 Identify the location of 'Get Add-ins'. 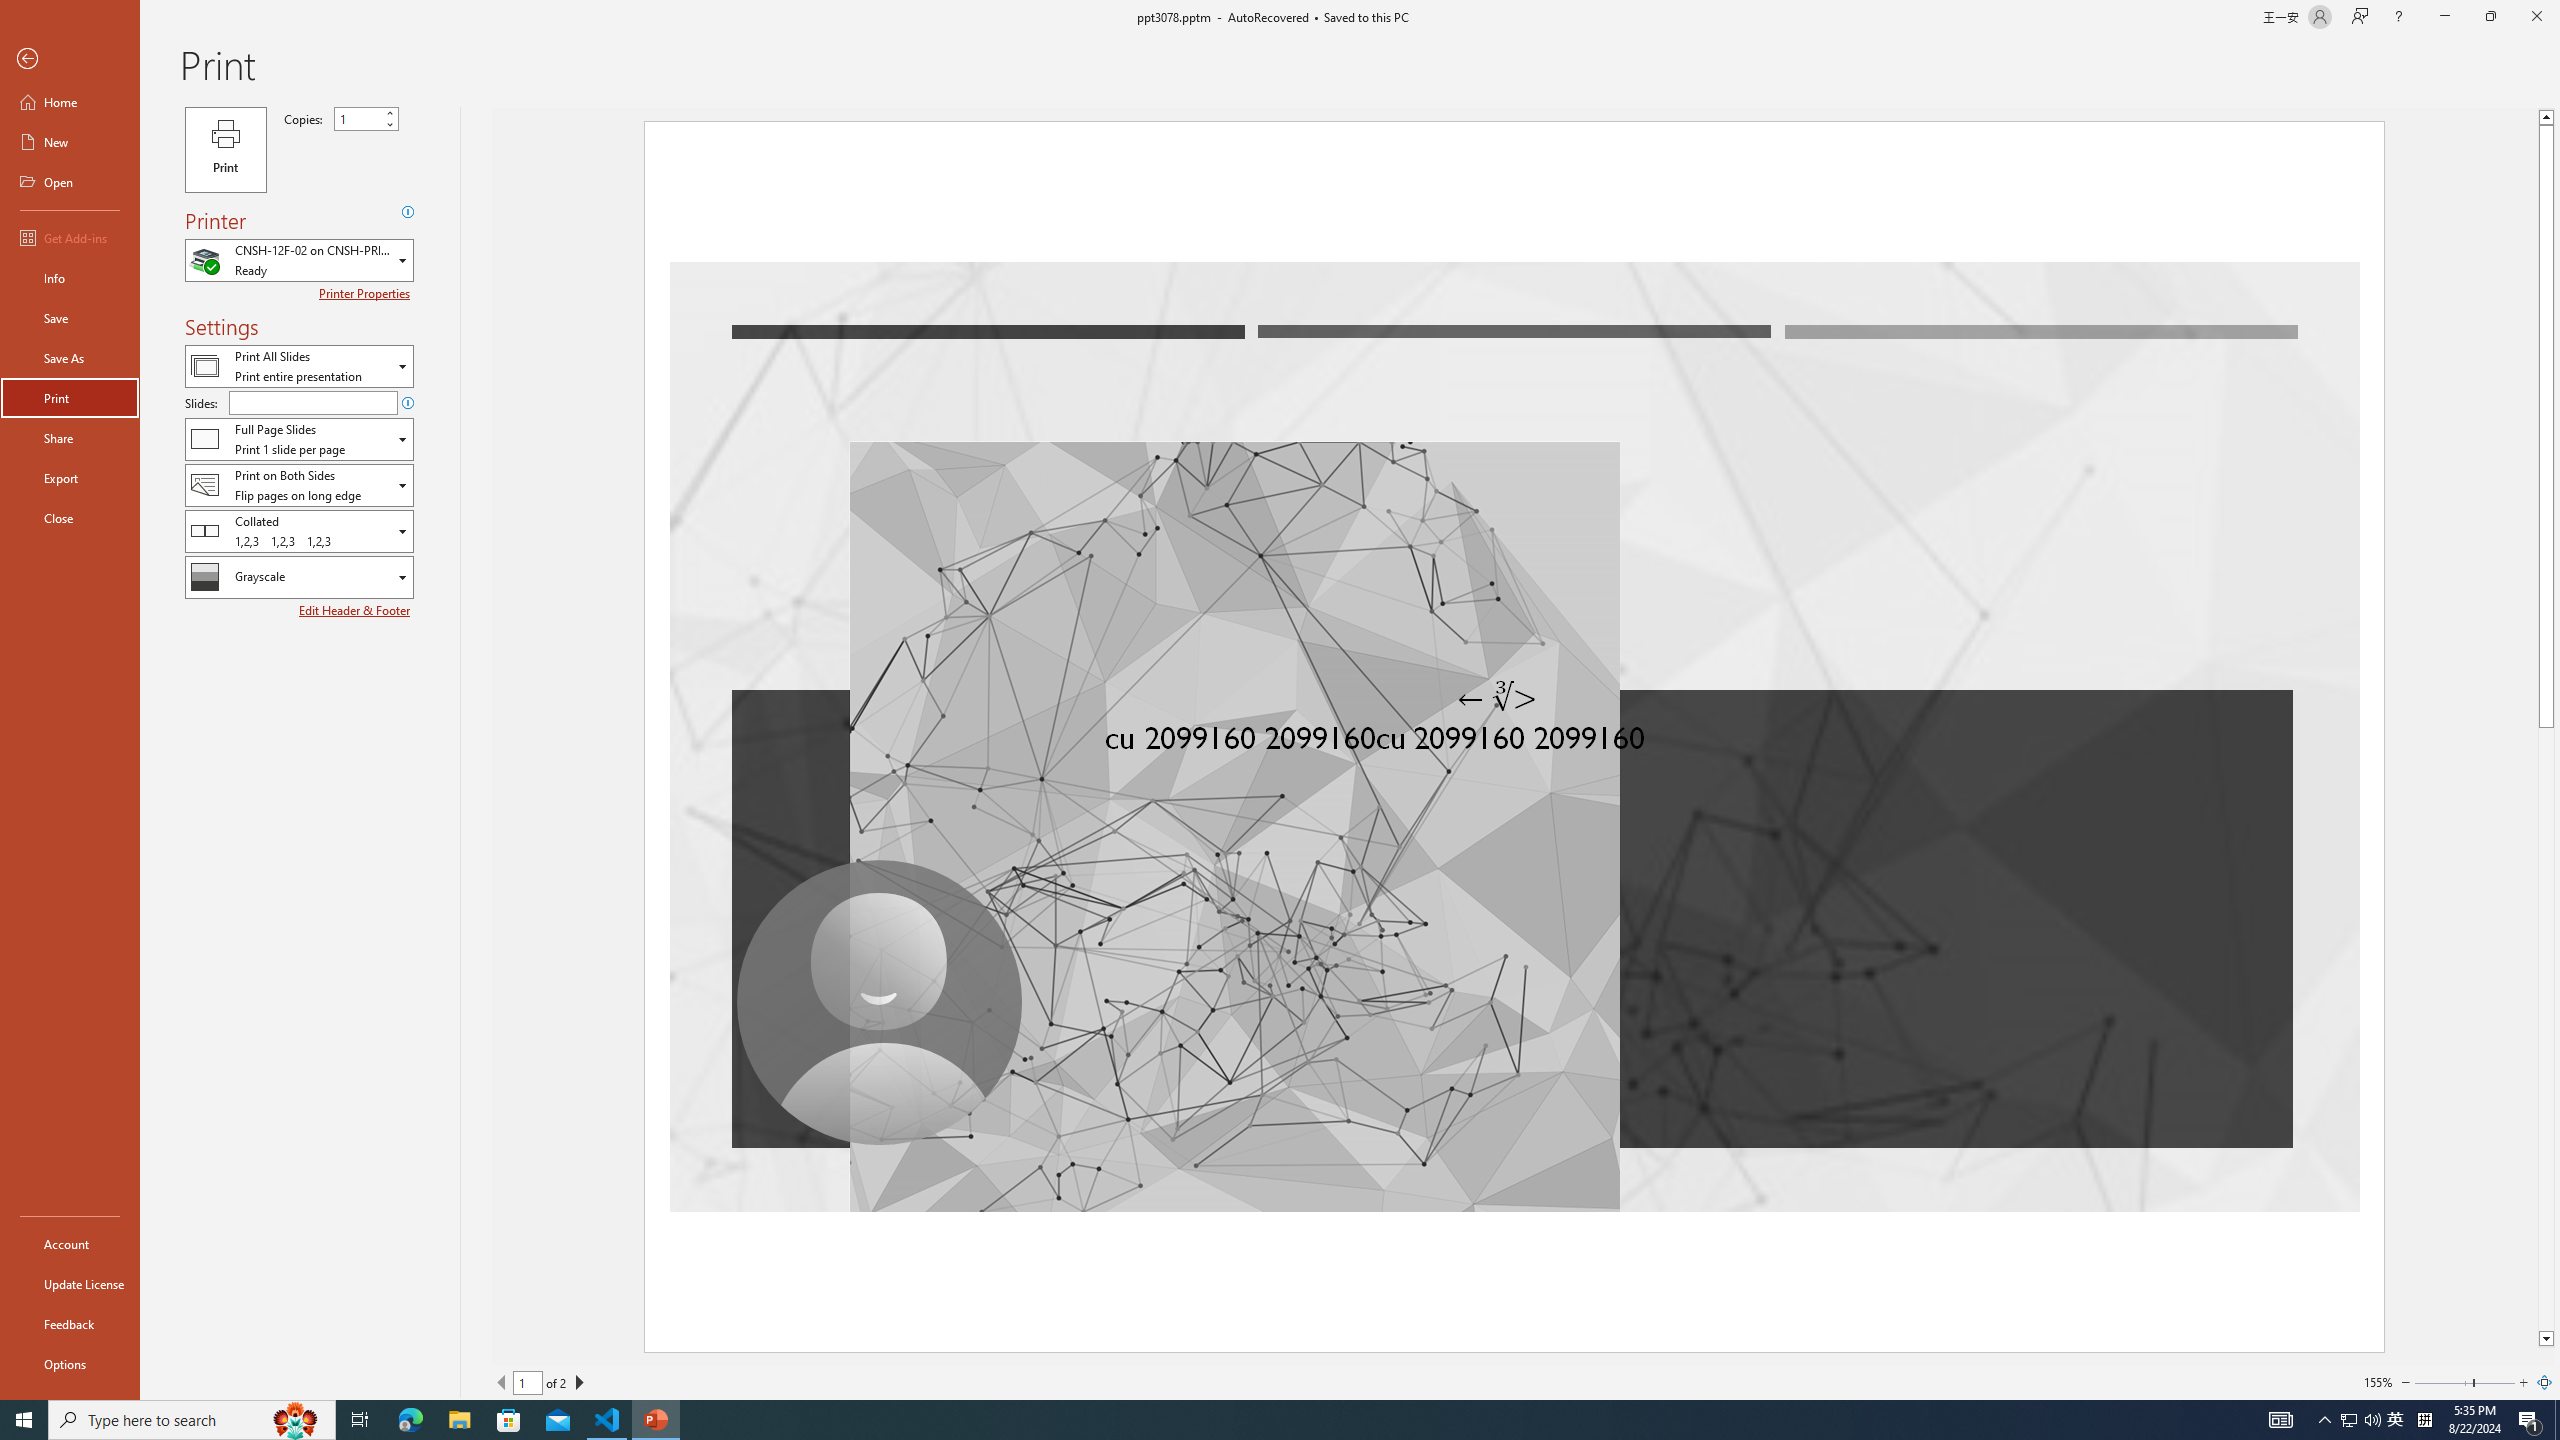
(69, 237).